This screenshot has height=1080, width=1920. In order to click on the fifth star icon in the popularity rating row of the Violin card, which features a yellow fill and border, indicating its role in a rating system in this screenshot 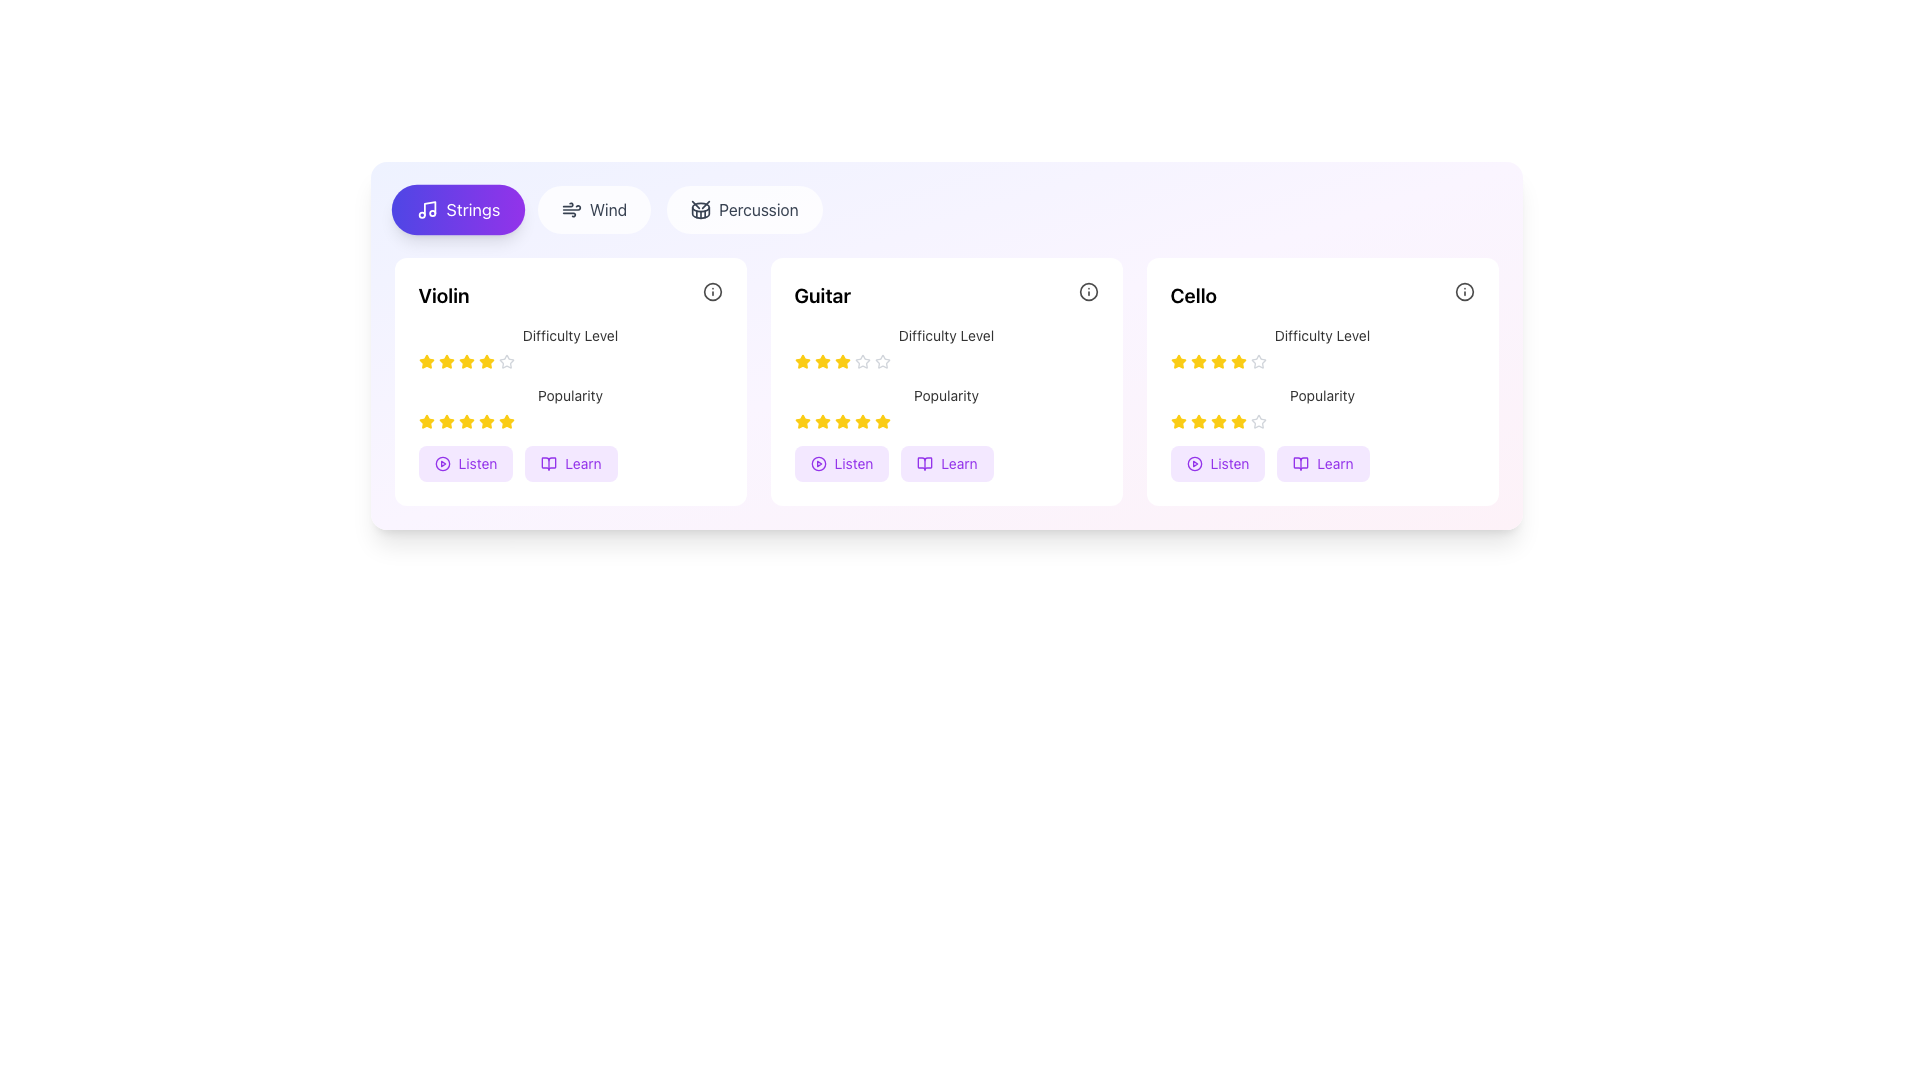, I will do `click(506, 420)`.